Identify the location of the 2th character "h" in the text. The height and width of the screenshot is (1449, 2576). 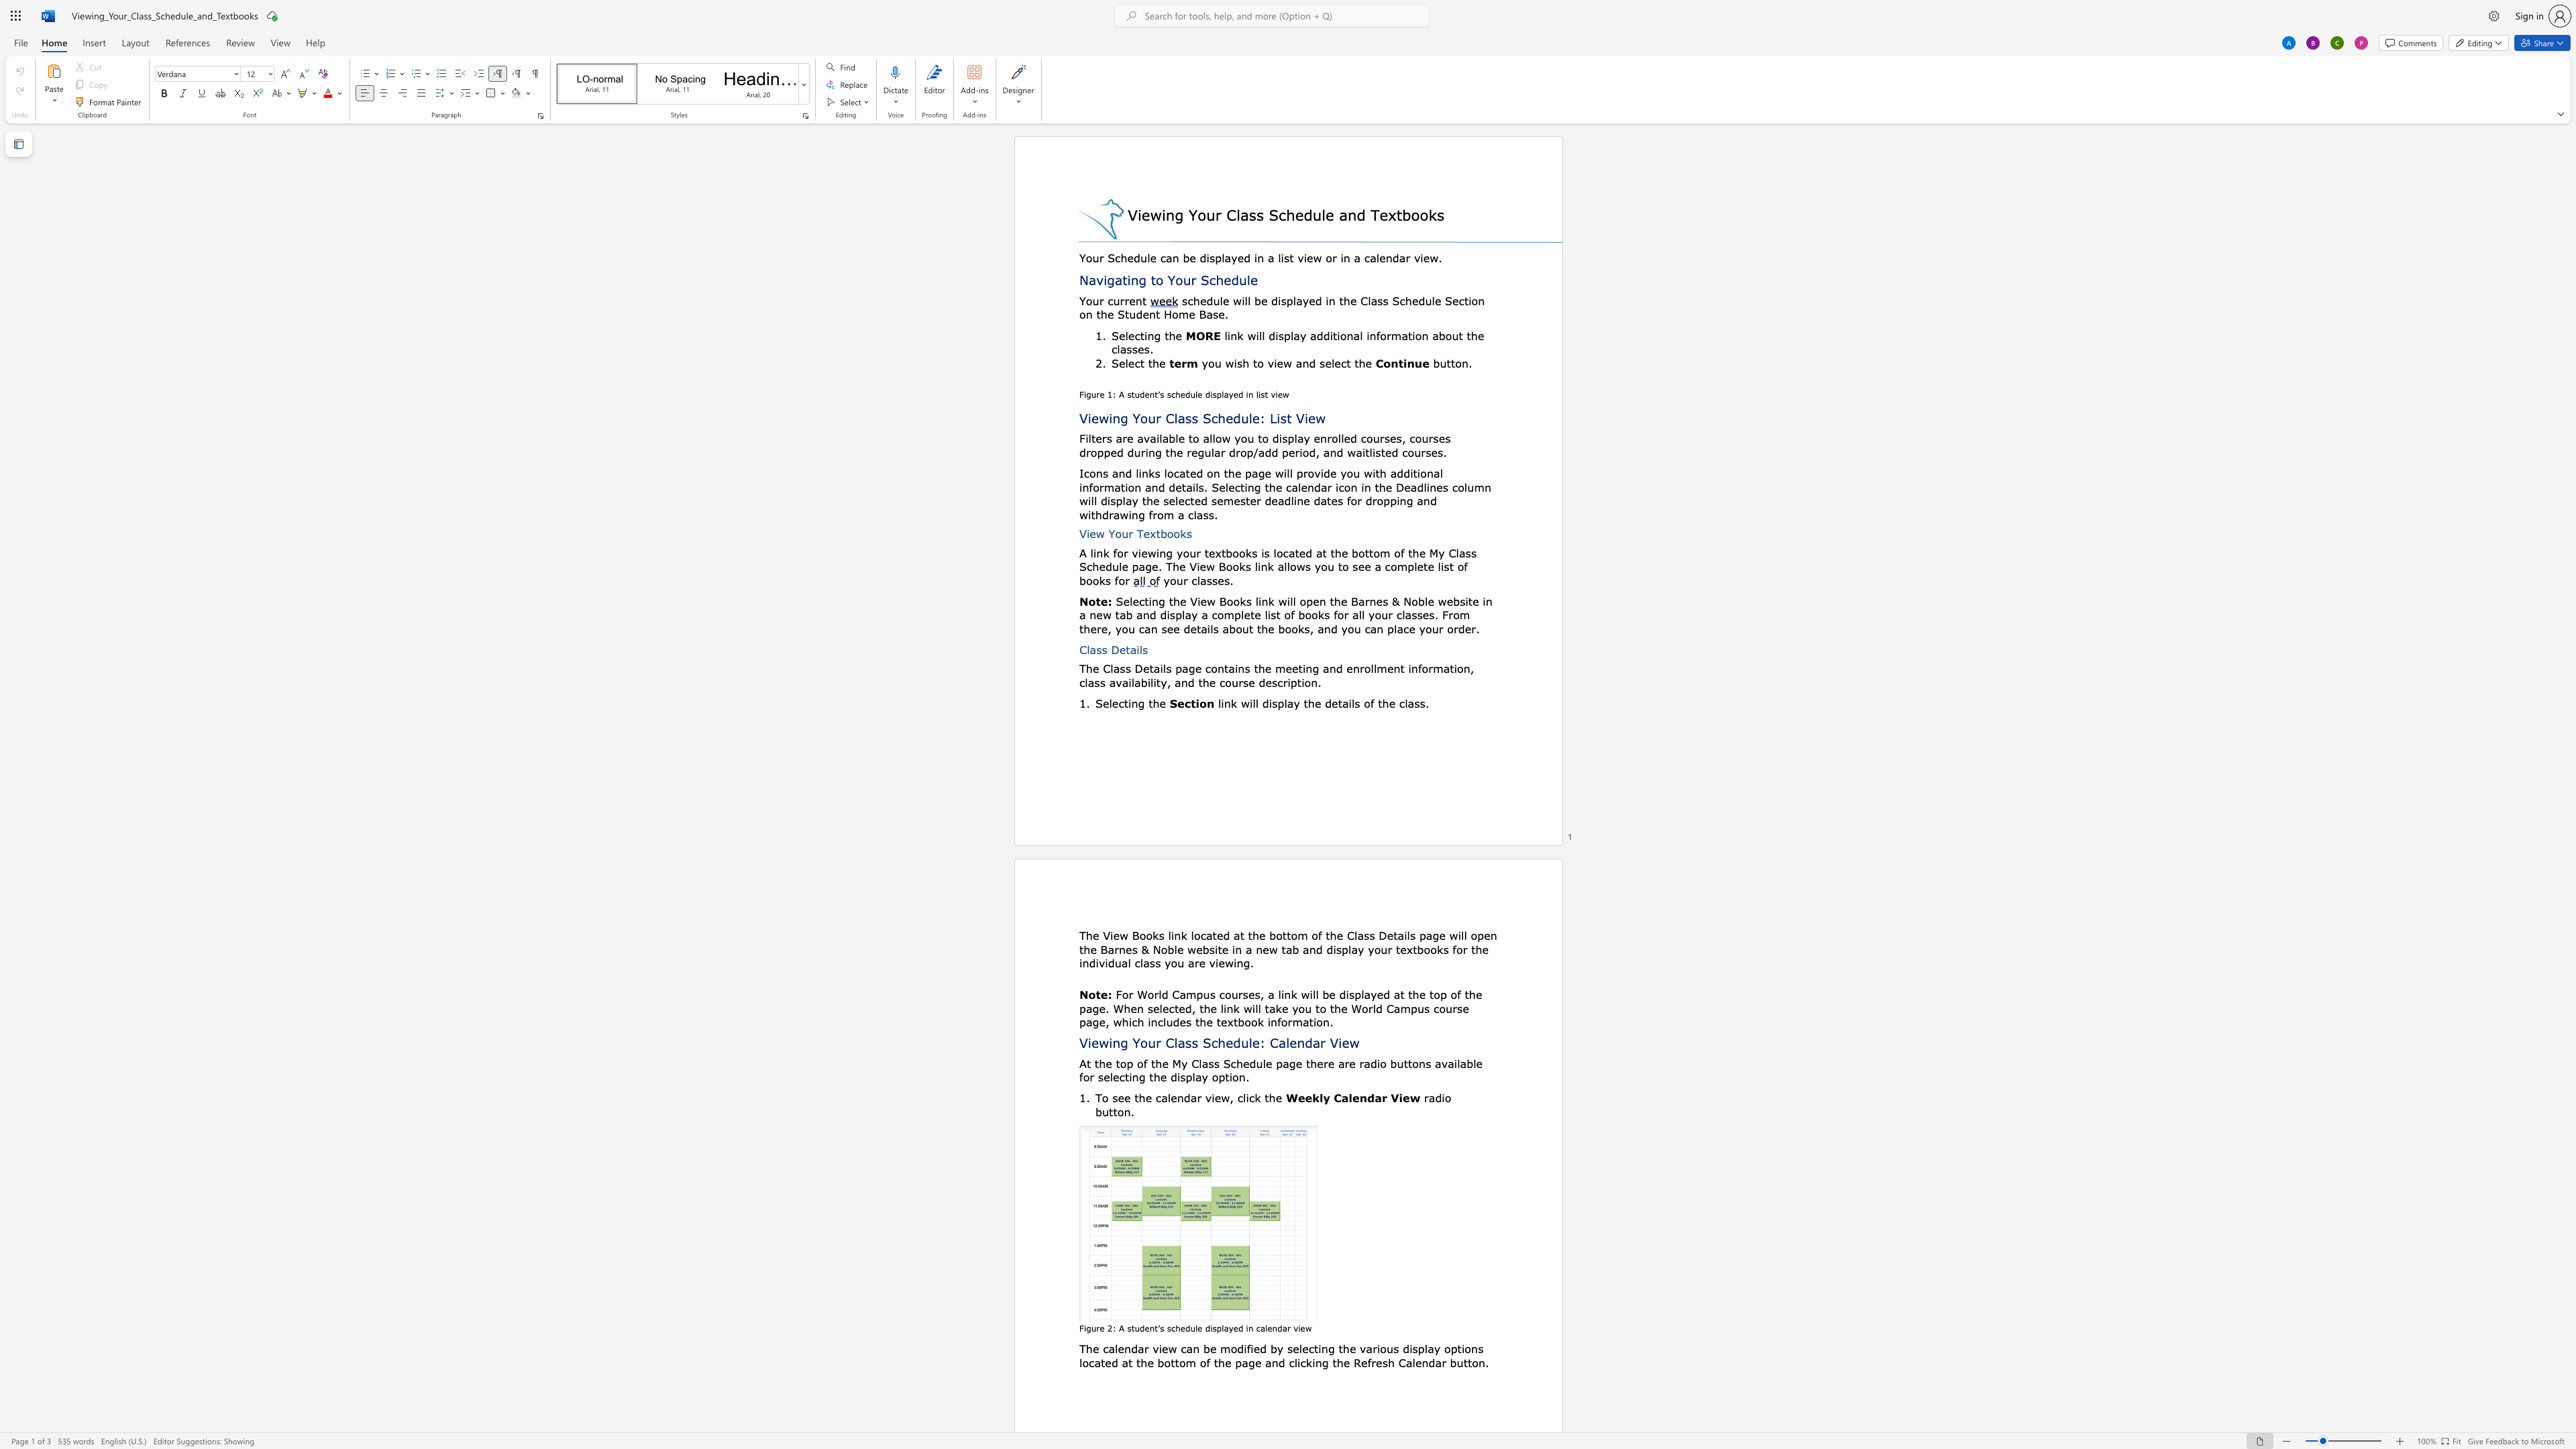
(1336, 600).